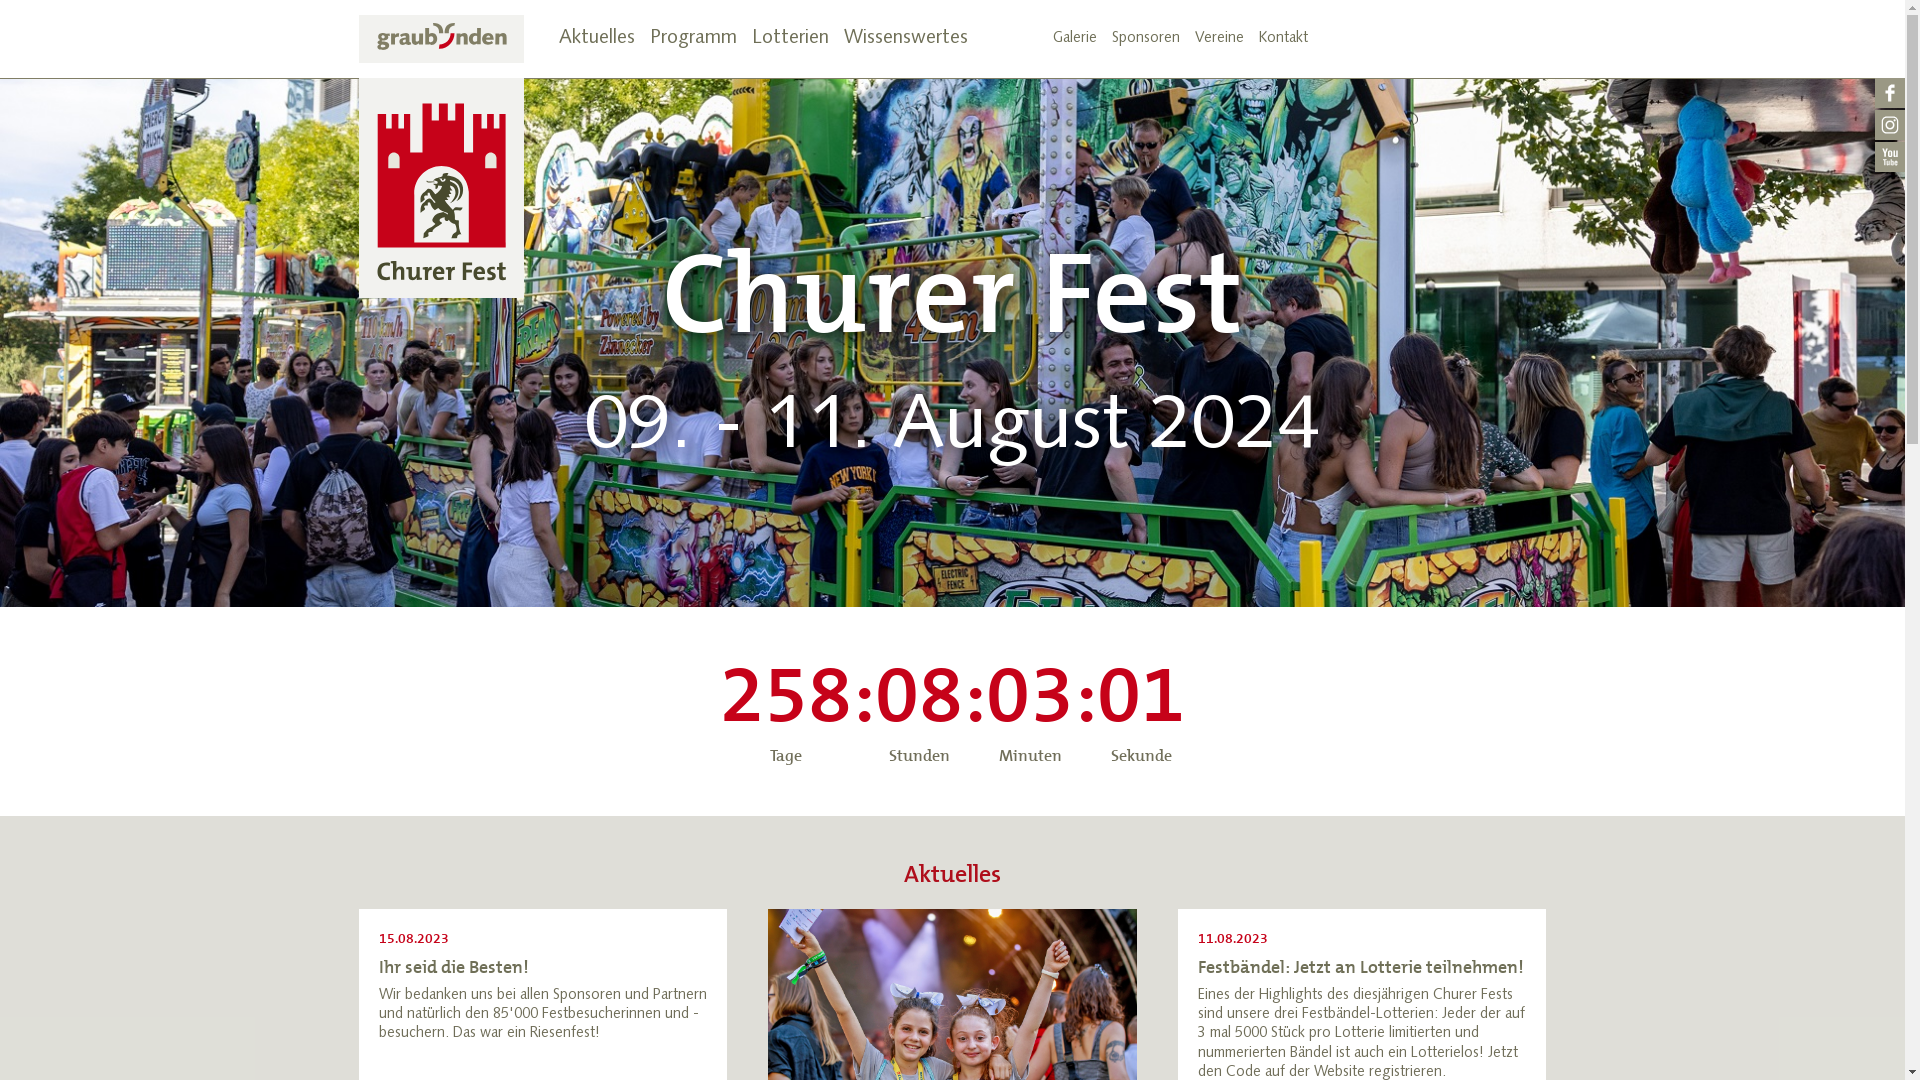 This screenshot has width=1920, height=1080. I want to click on 'Wissenswertes', so click(905, 38).